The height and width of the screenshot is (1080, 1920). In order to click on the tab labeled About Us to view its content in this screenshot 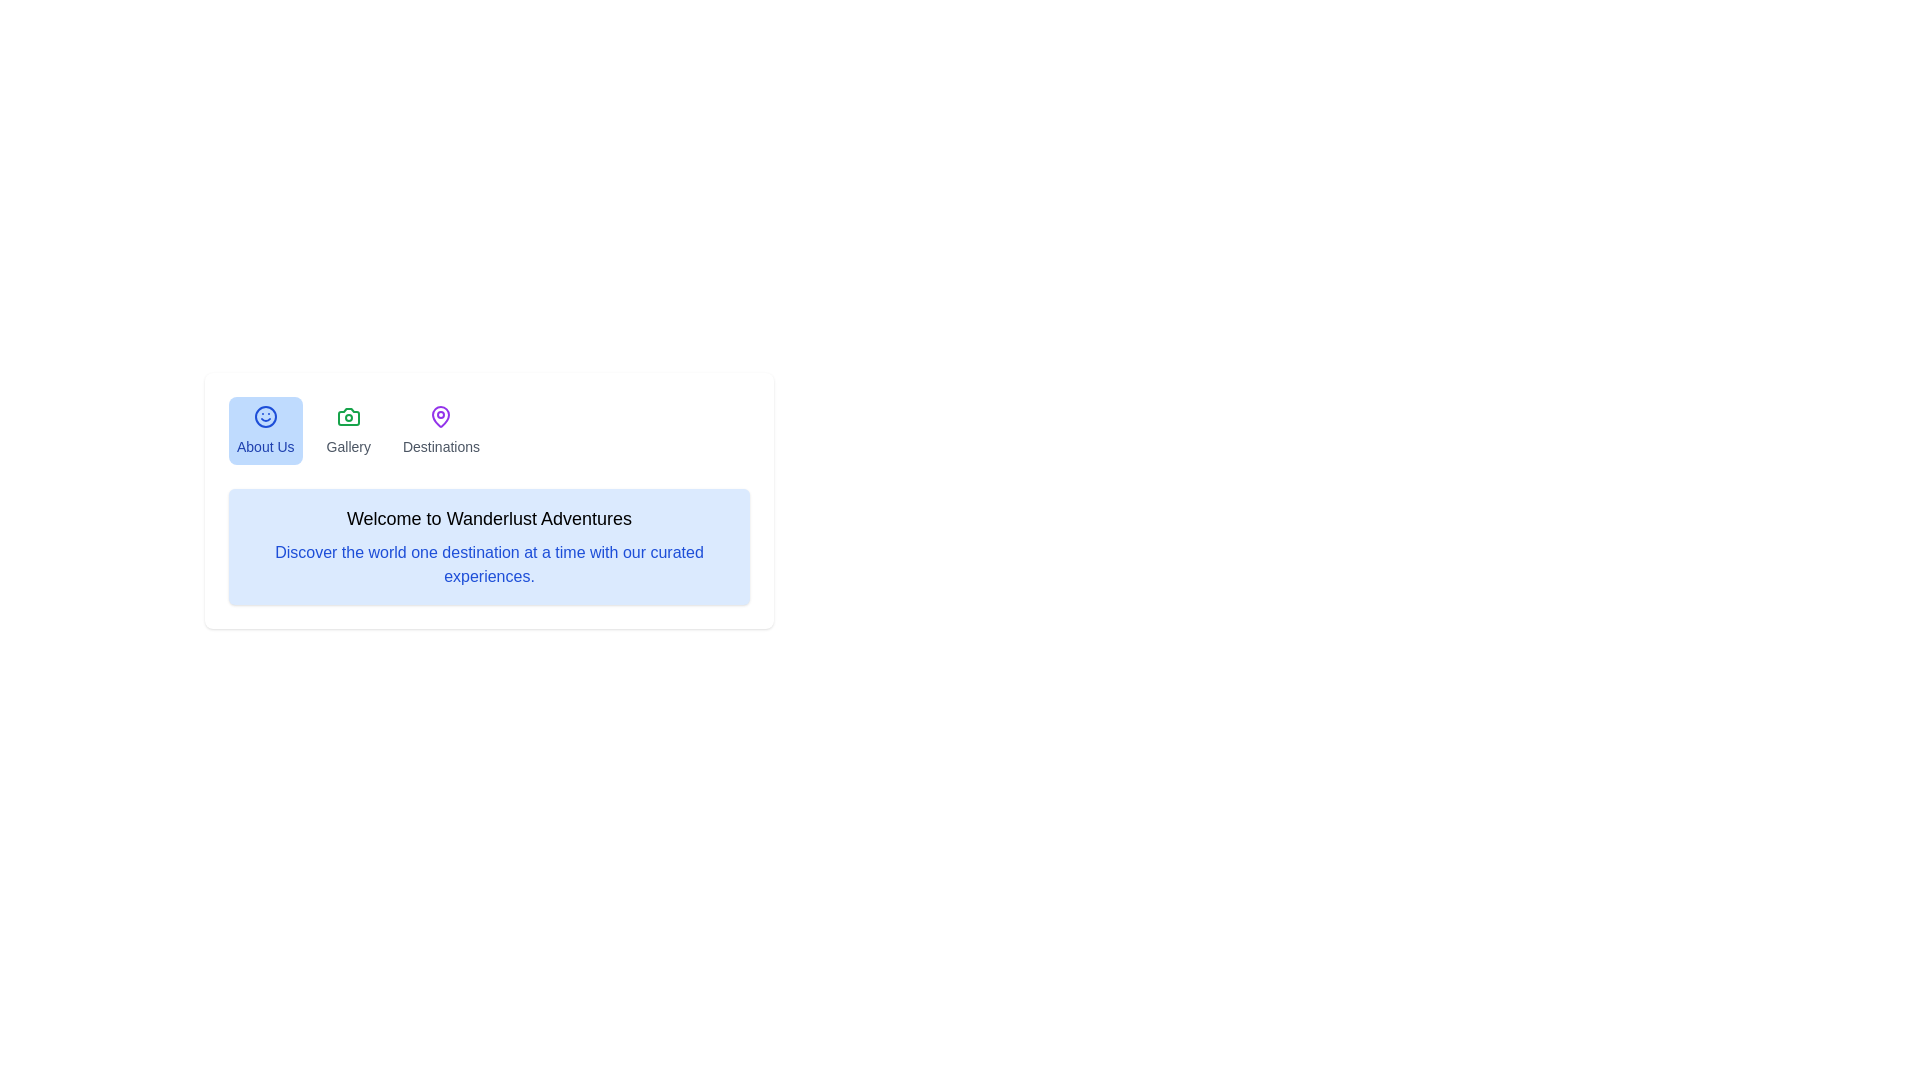, I will do `click(264, 430)`.